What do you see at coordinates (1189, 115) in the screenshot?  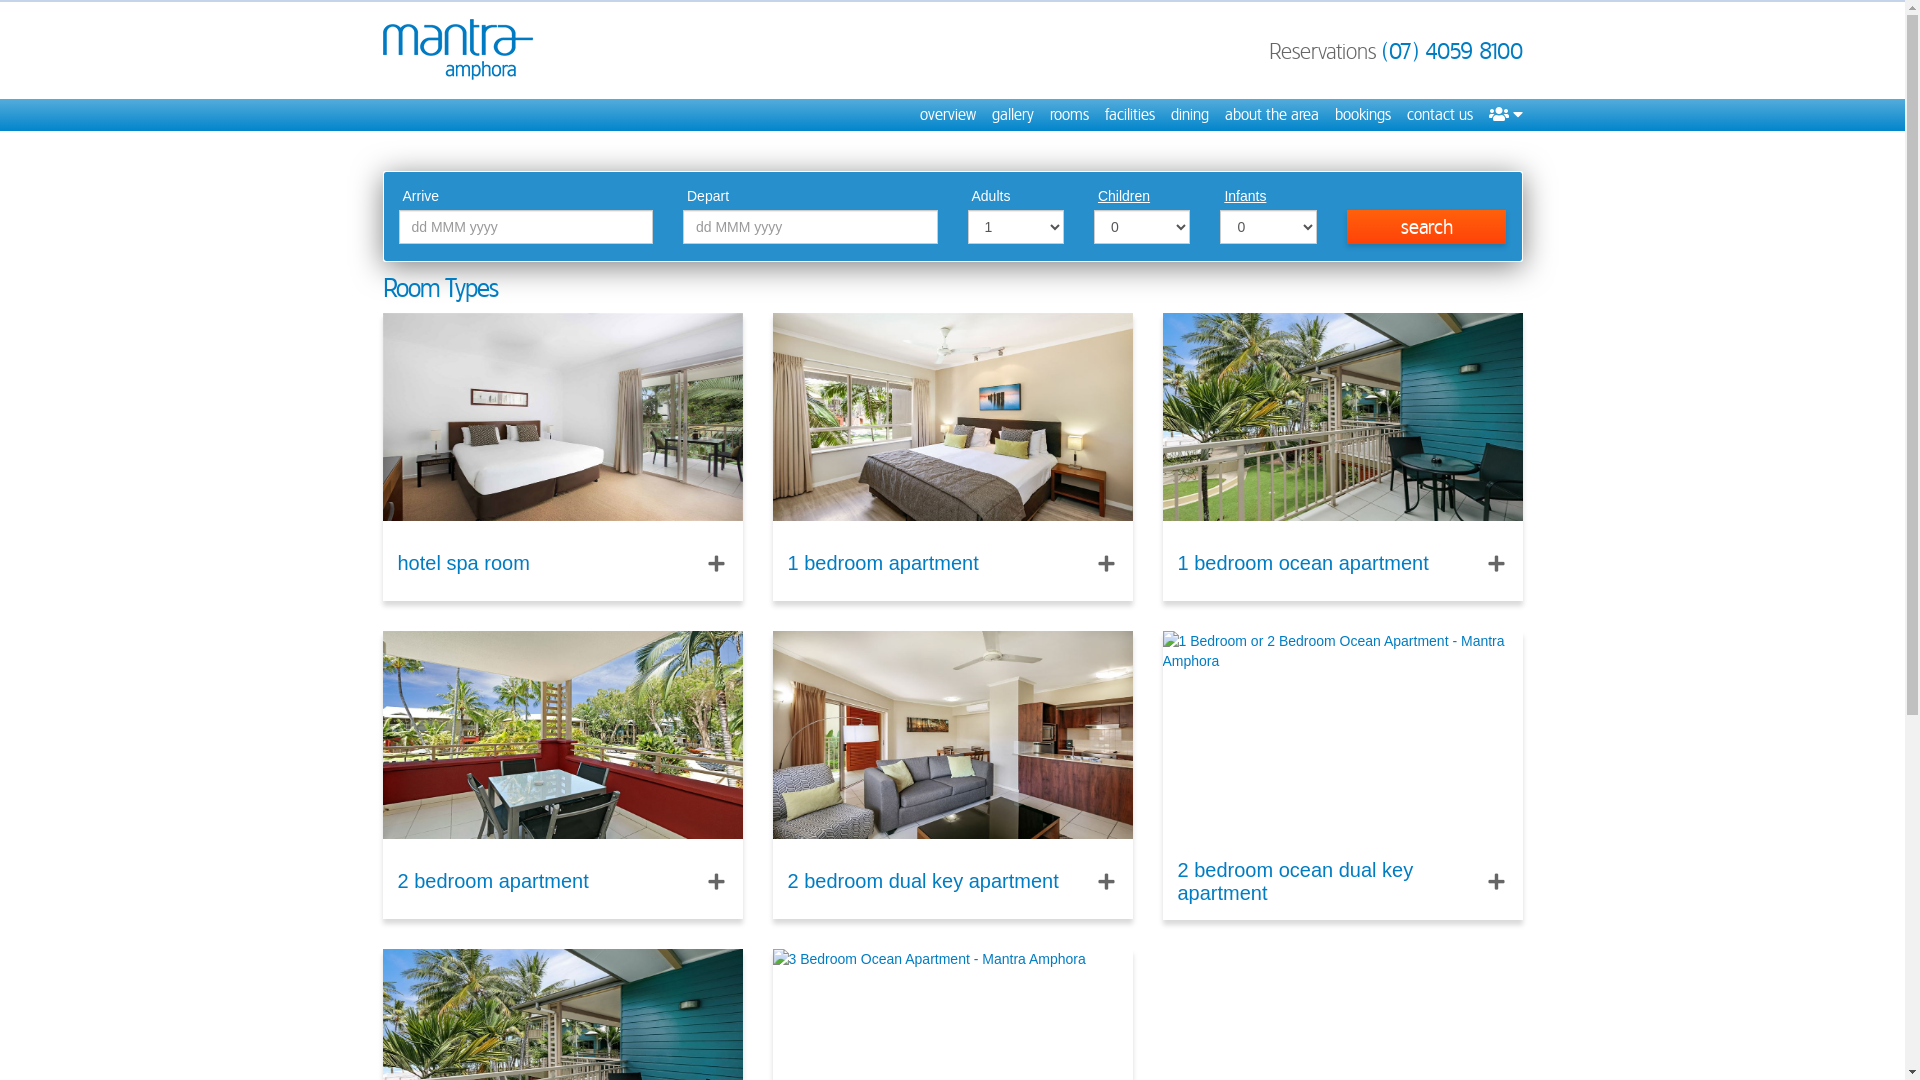 I see `'dining'` at bounding box center [1189, 115].